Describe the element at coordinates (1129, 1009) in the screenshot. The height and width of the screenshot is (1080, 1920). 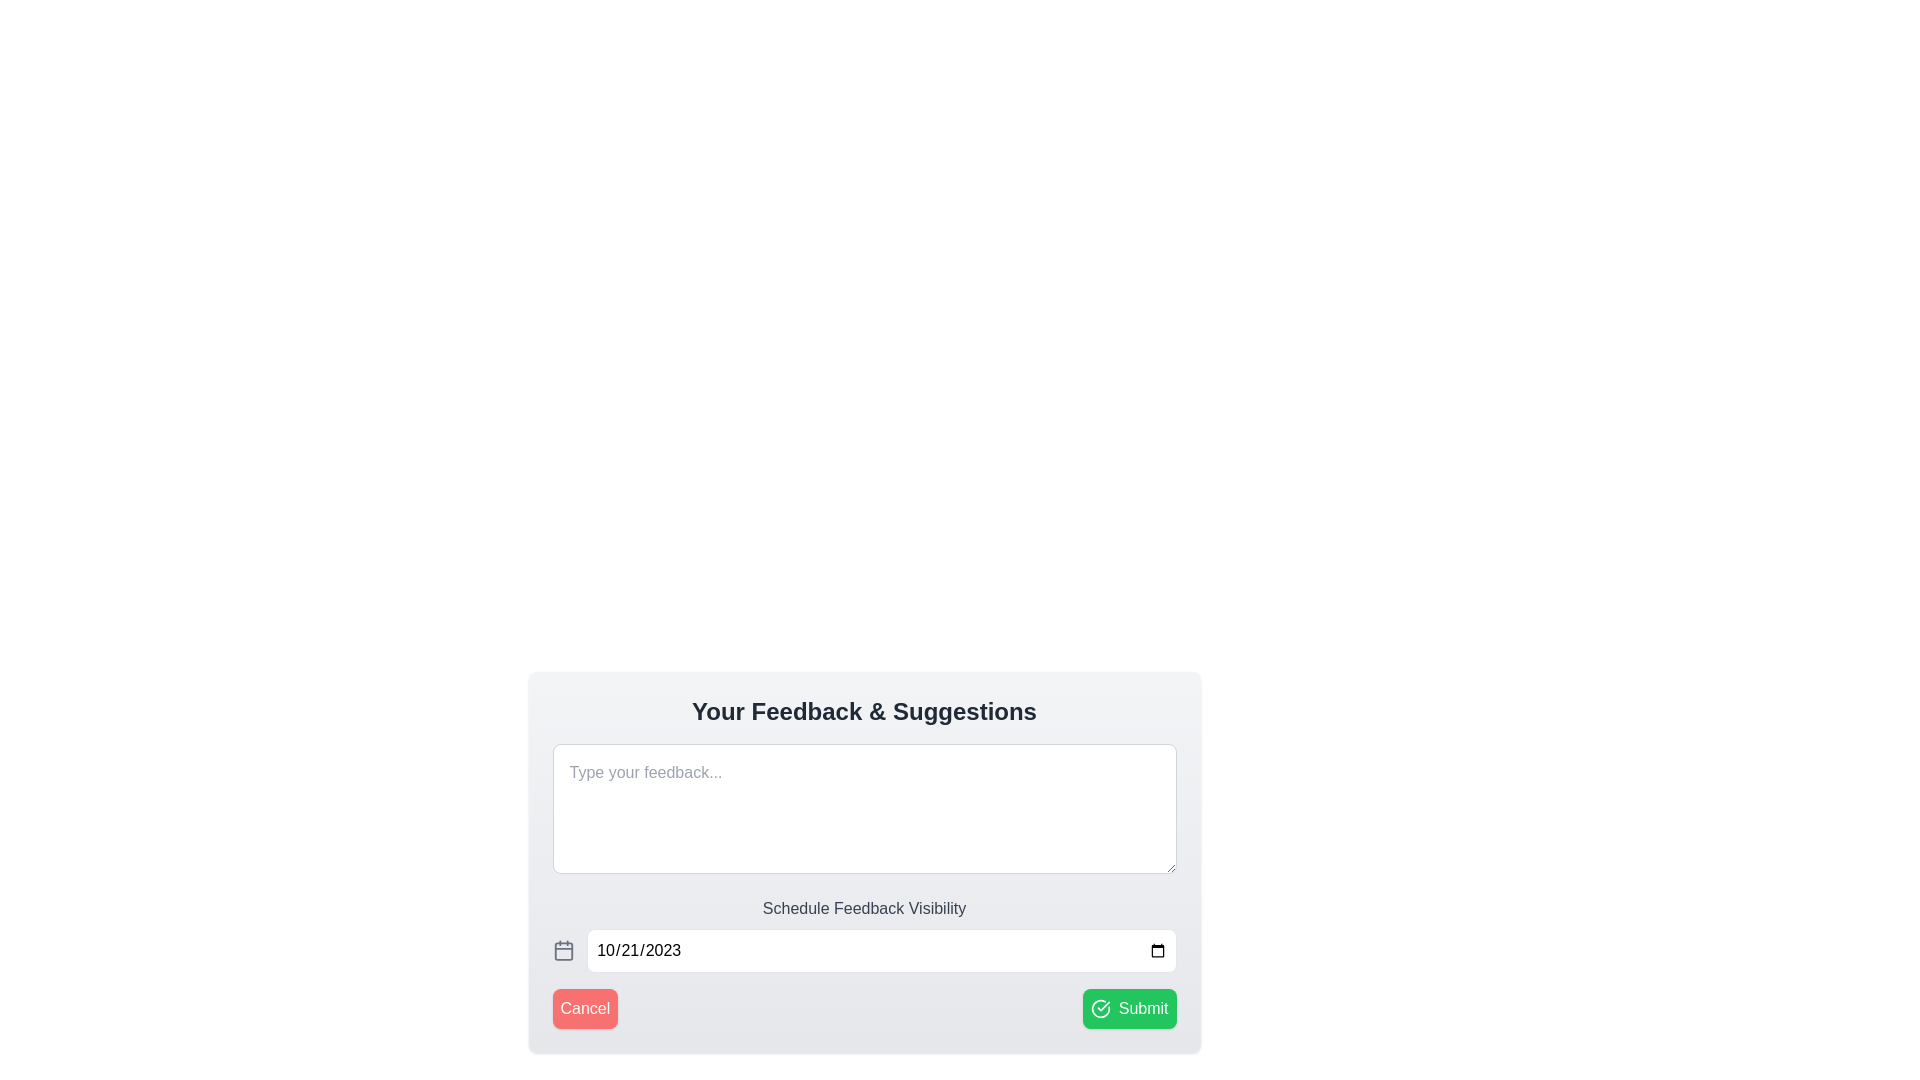
I see `the 'Submit' button located at the bottom-right corner of the interface, next to the 'Cancel' button, to confirm or submit the user's input` at that location.